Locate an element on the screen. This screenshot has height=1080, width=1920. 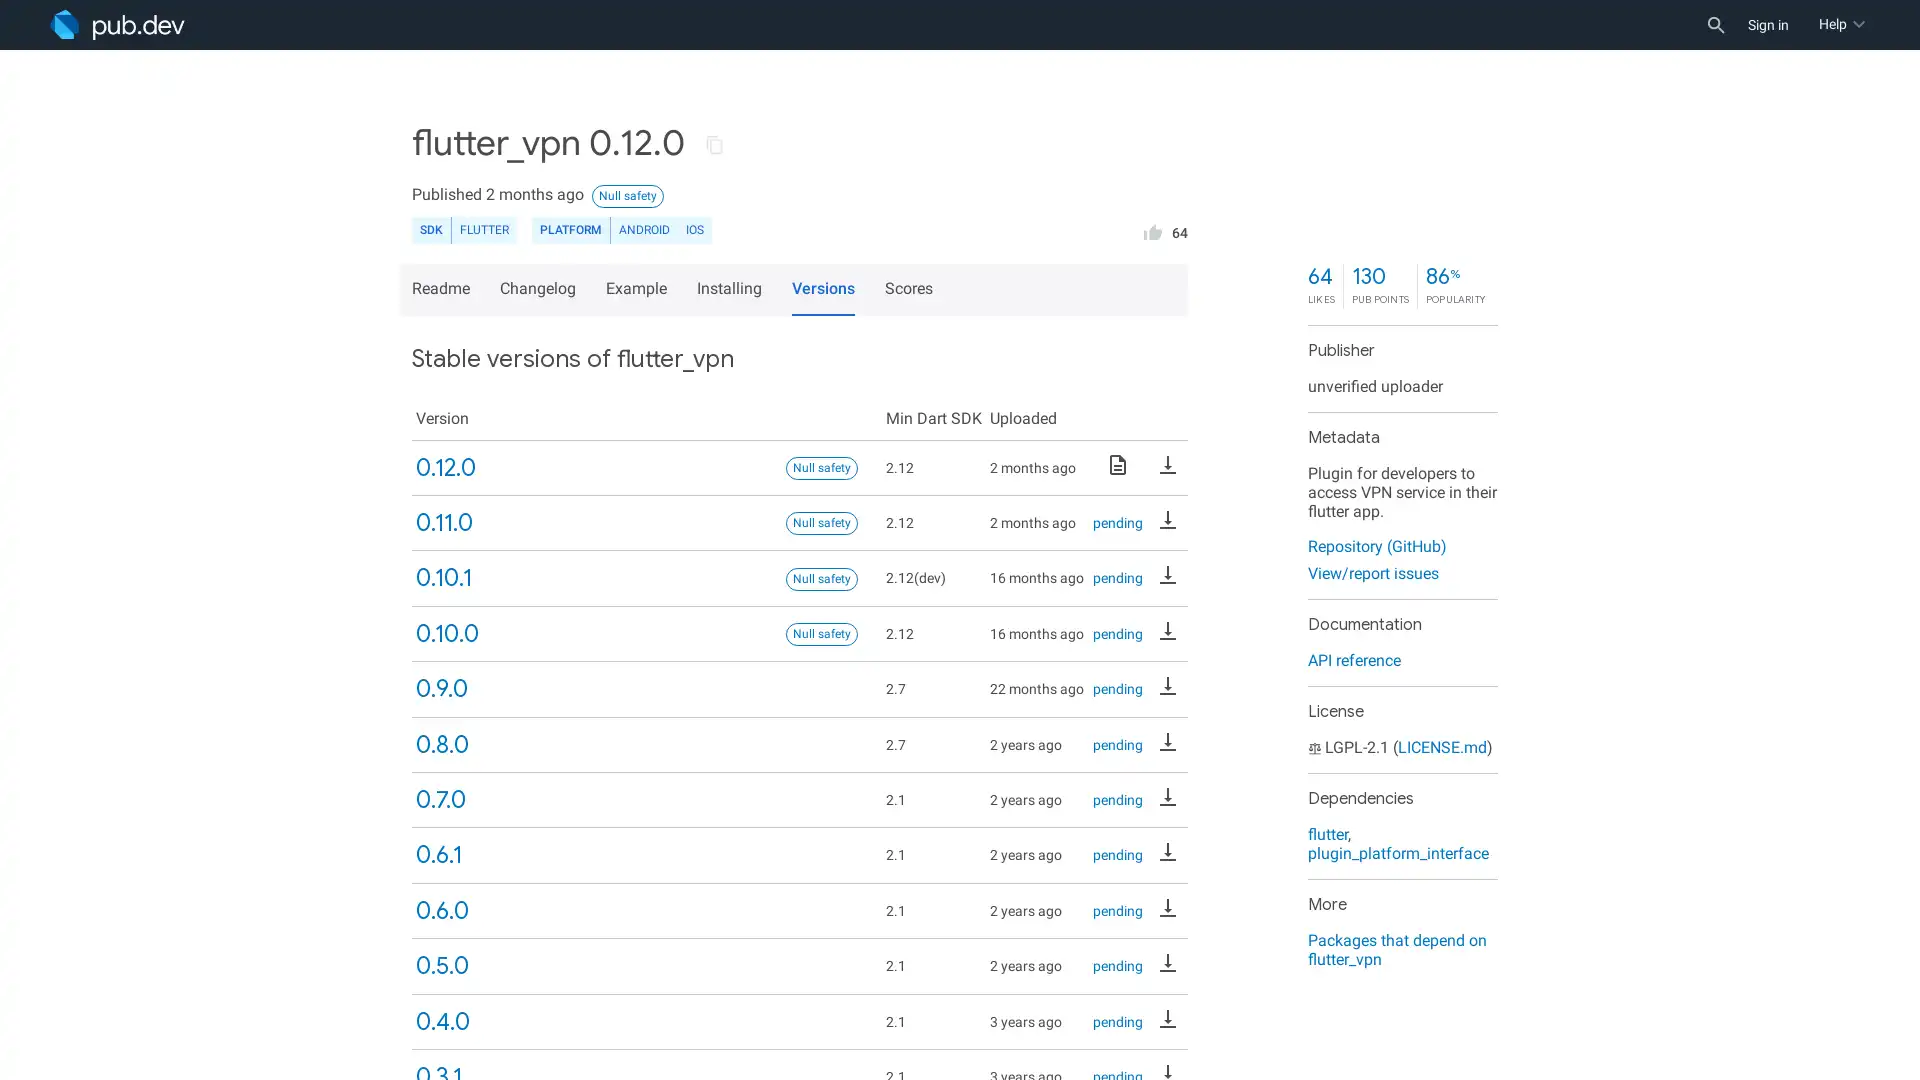
Example is located at coordinates (638, 289).